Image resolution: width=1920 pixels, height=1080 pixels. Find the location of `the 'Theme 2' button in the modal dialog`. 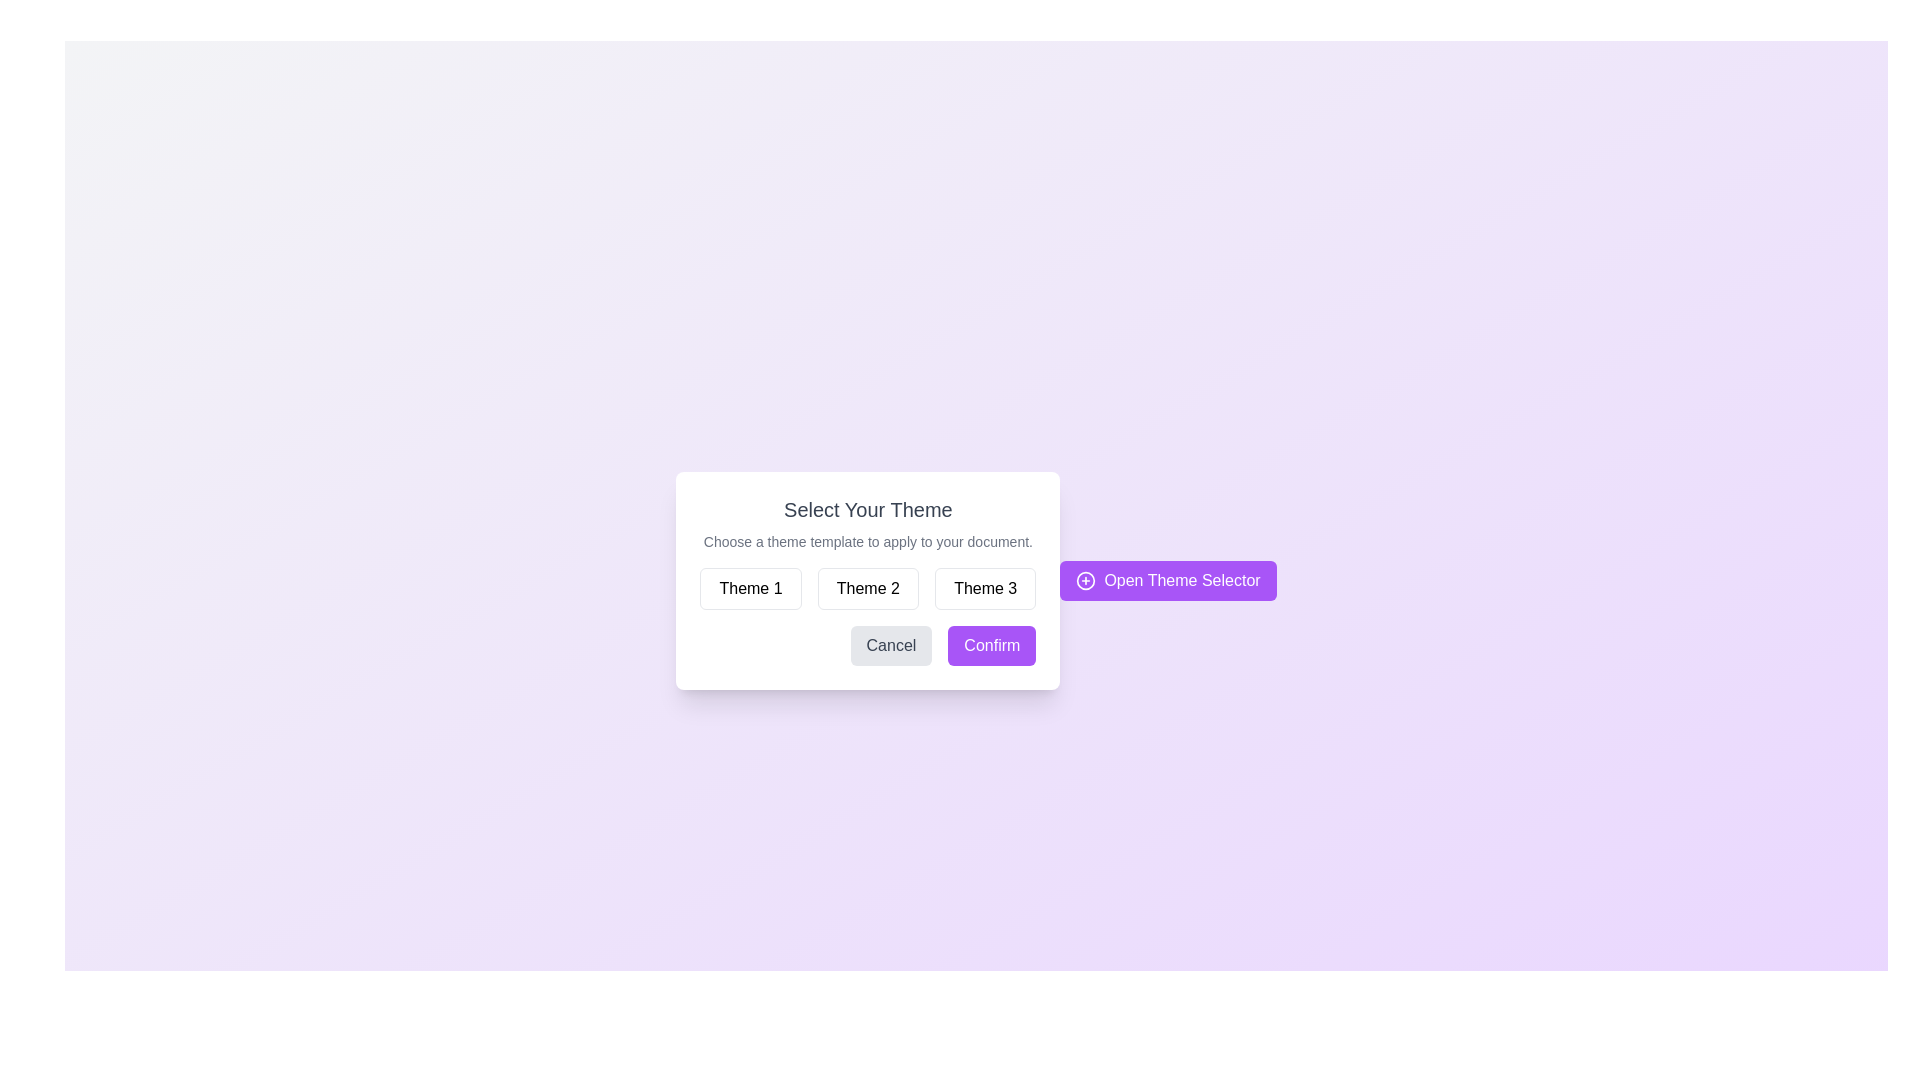

the 'Theme 2' button in the modal dialog is located at coordinates (868, 588).